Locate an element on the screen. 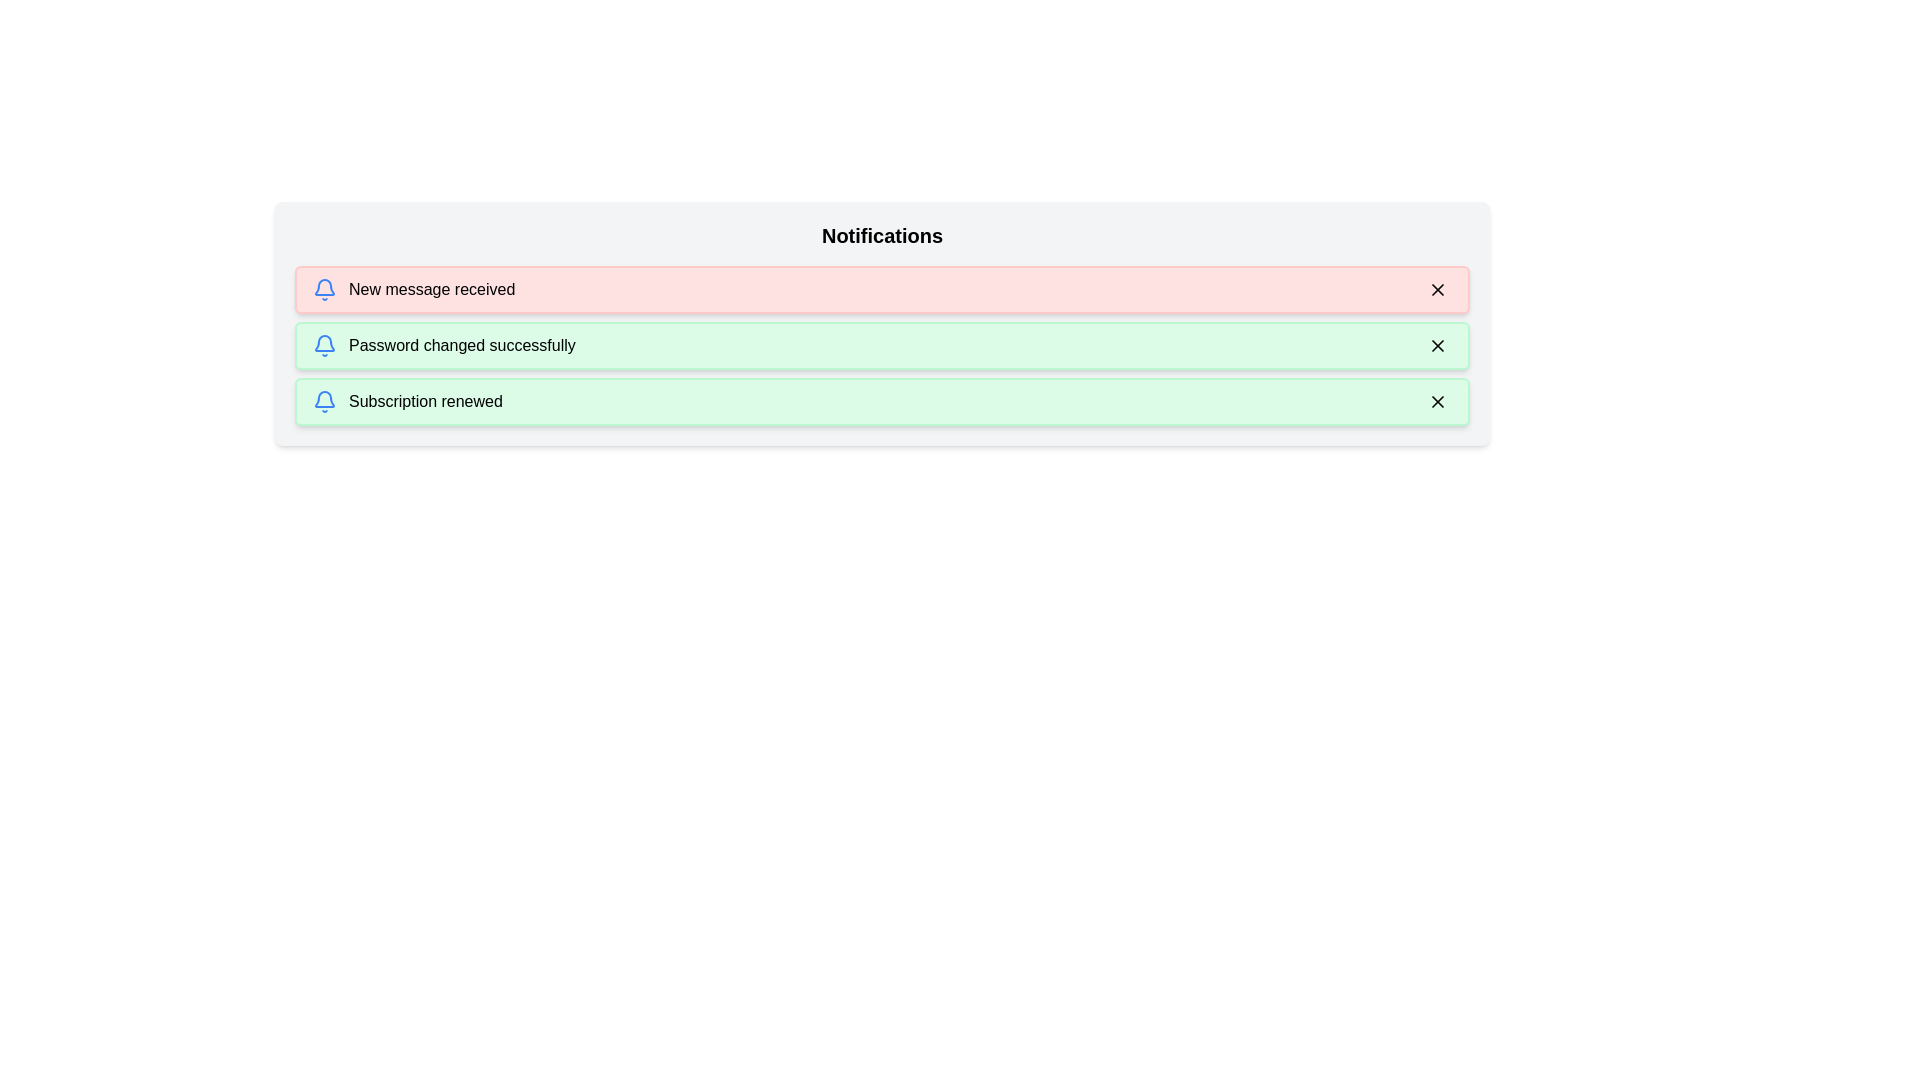 The width and height of the screenshot is (1920, 1080). the 'X' icon button in the second row of notifications is located at coordinates (1437, 345).